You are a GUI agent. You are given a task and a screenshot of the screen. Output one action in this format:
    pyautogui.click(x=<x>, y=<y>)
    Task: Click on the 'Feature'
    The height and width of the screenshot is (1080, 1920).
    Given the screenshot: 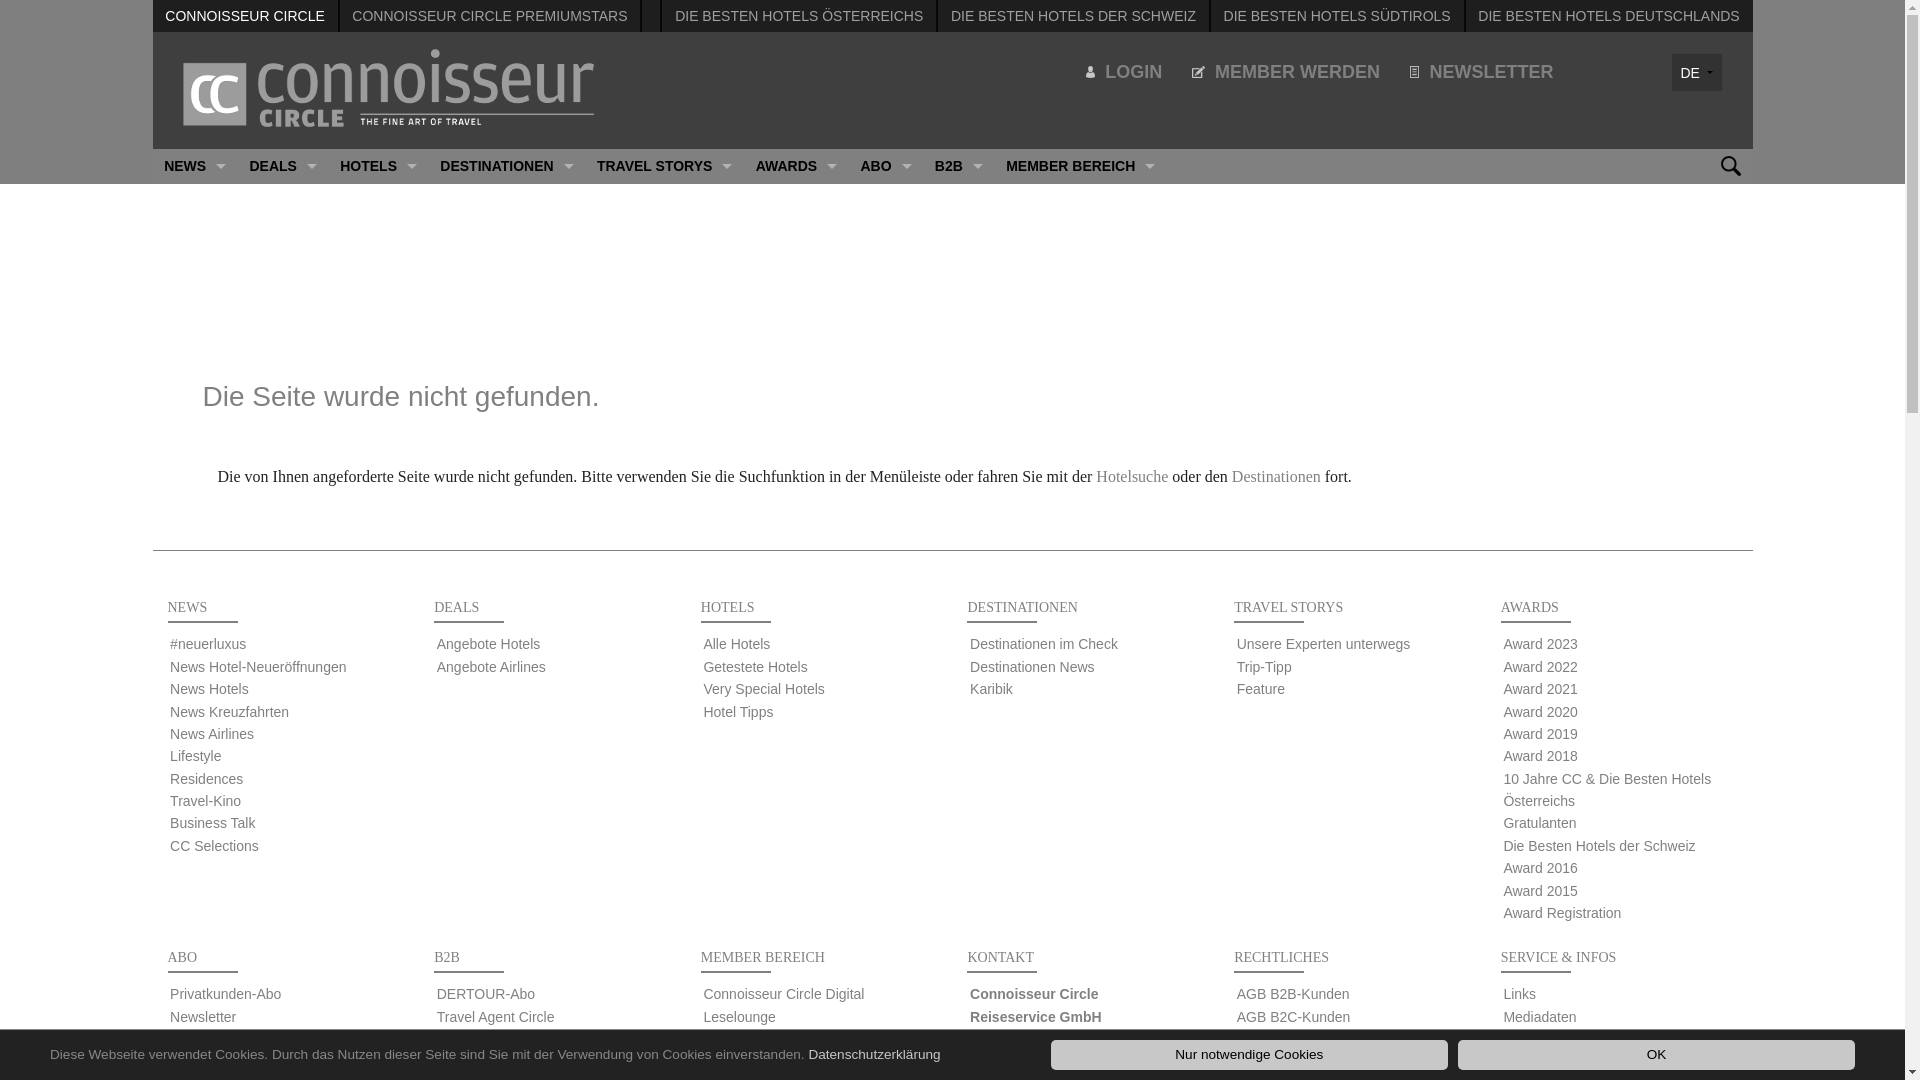 What is the action you would take?
    pyautogui.click(x=1236, y=688)
    